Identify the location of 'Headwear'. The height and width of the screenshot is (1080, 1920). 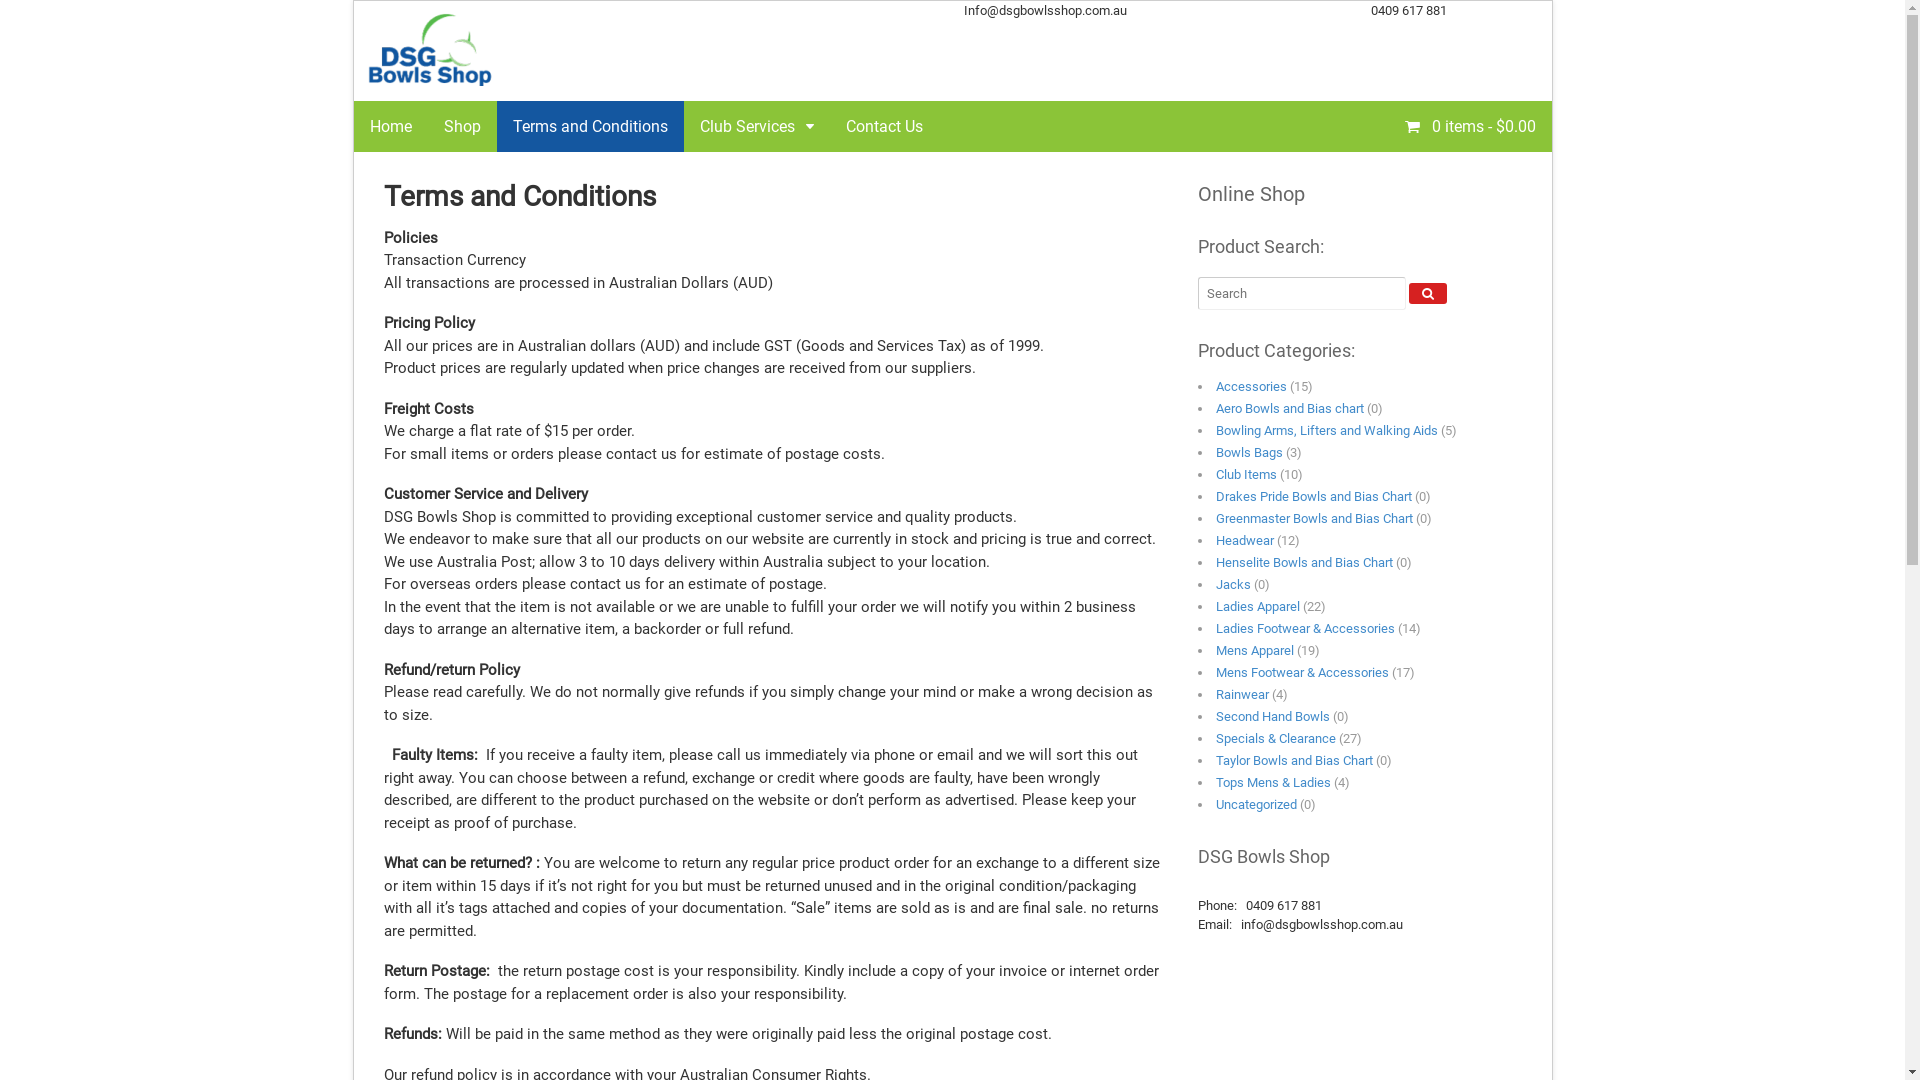
(1243, 540).